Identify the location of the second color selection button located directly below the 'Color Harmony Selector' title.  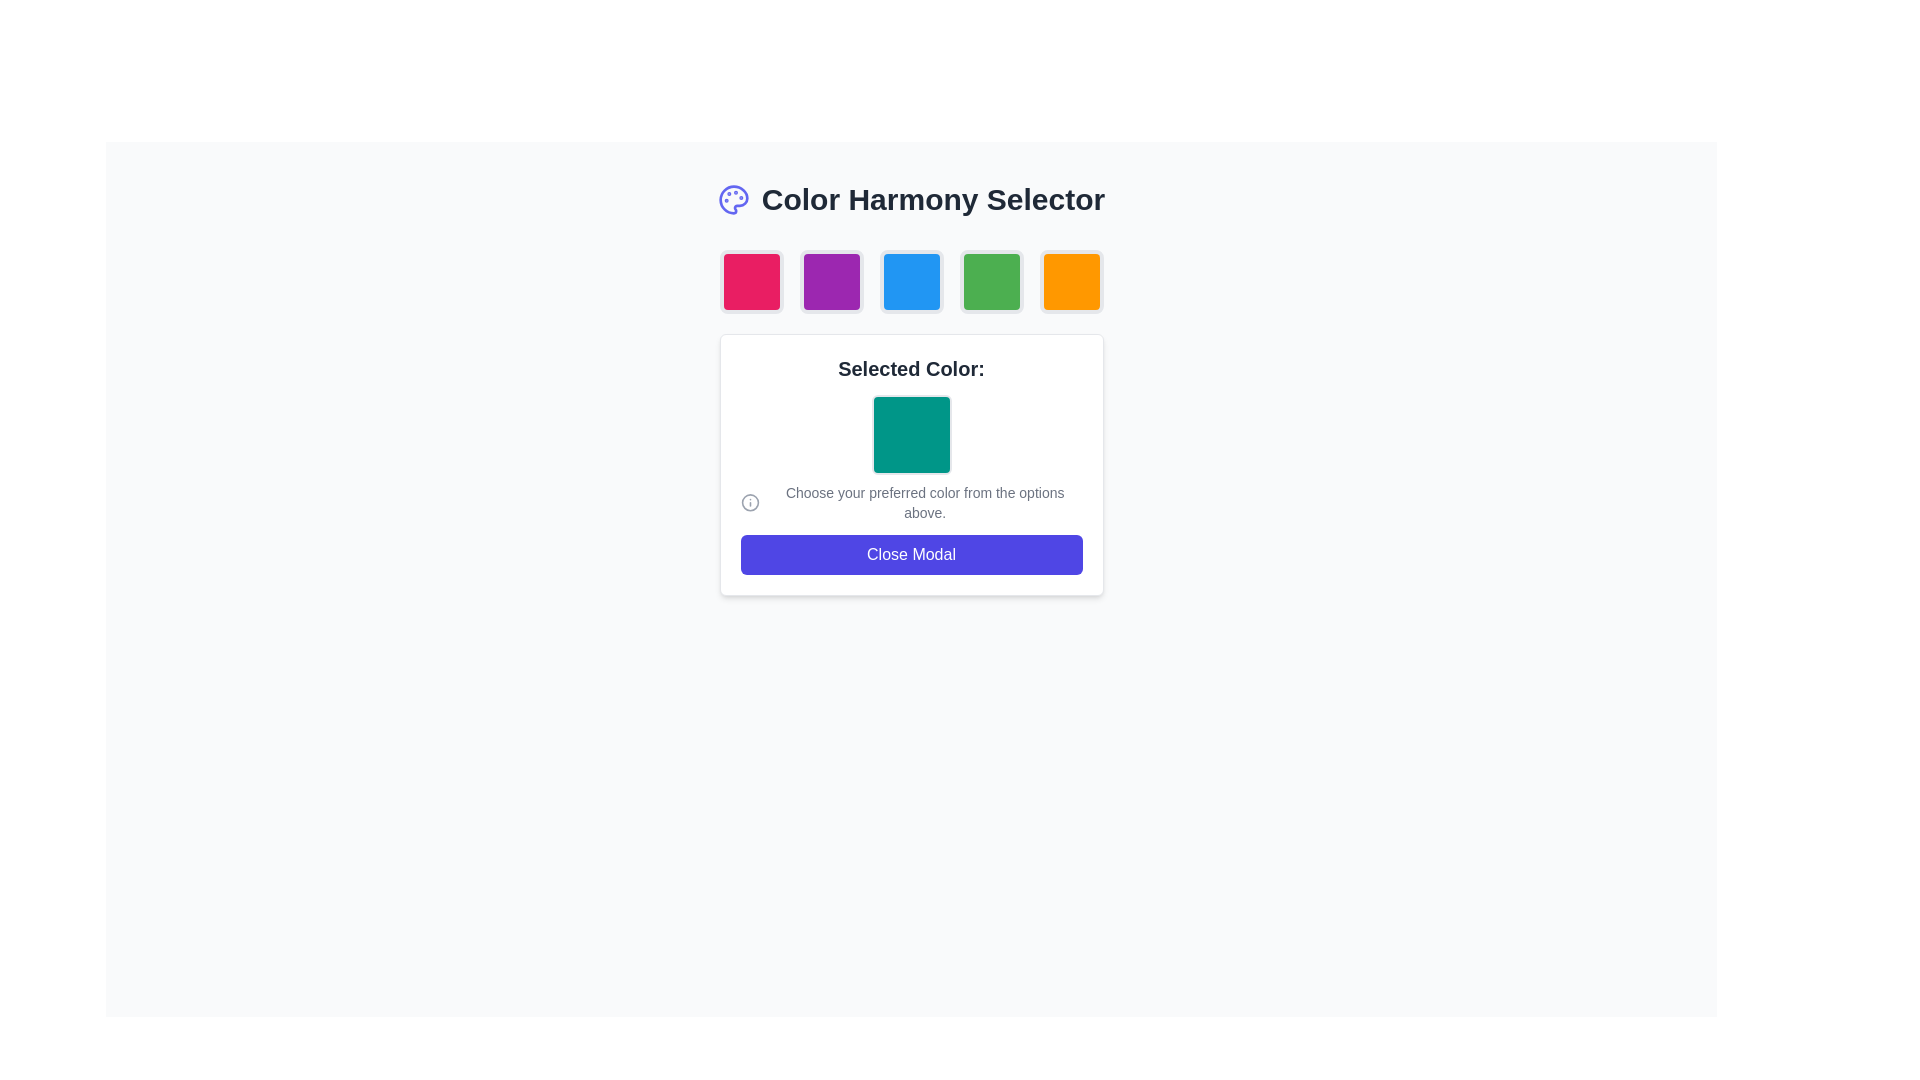
(831, 281).